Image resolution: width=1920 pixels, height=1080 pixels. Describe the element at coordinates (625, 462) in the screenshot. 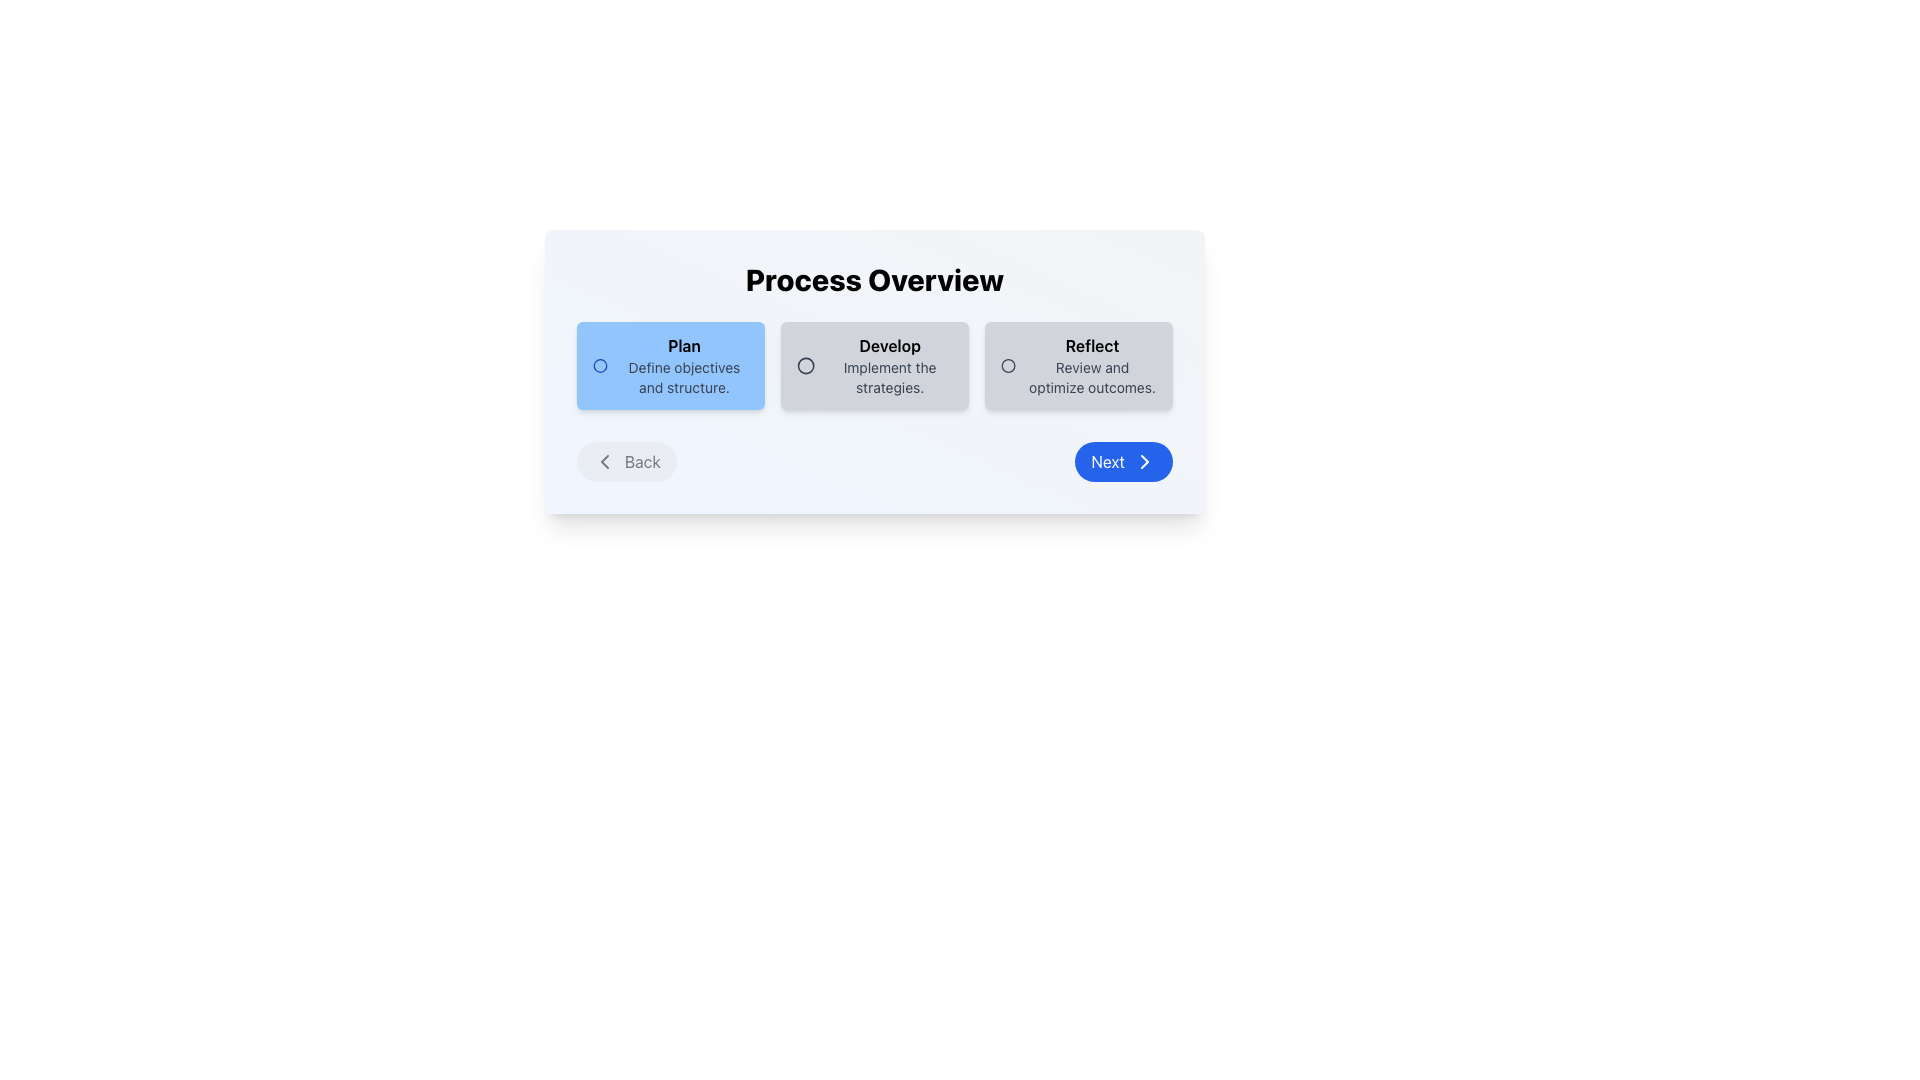

I see `the 'Previous' button located on the left side of the Process Overview section` at that location.